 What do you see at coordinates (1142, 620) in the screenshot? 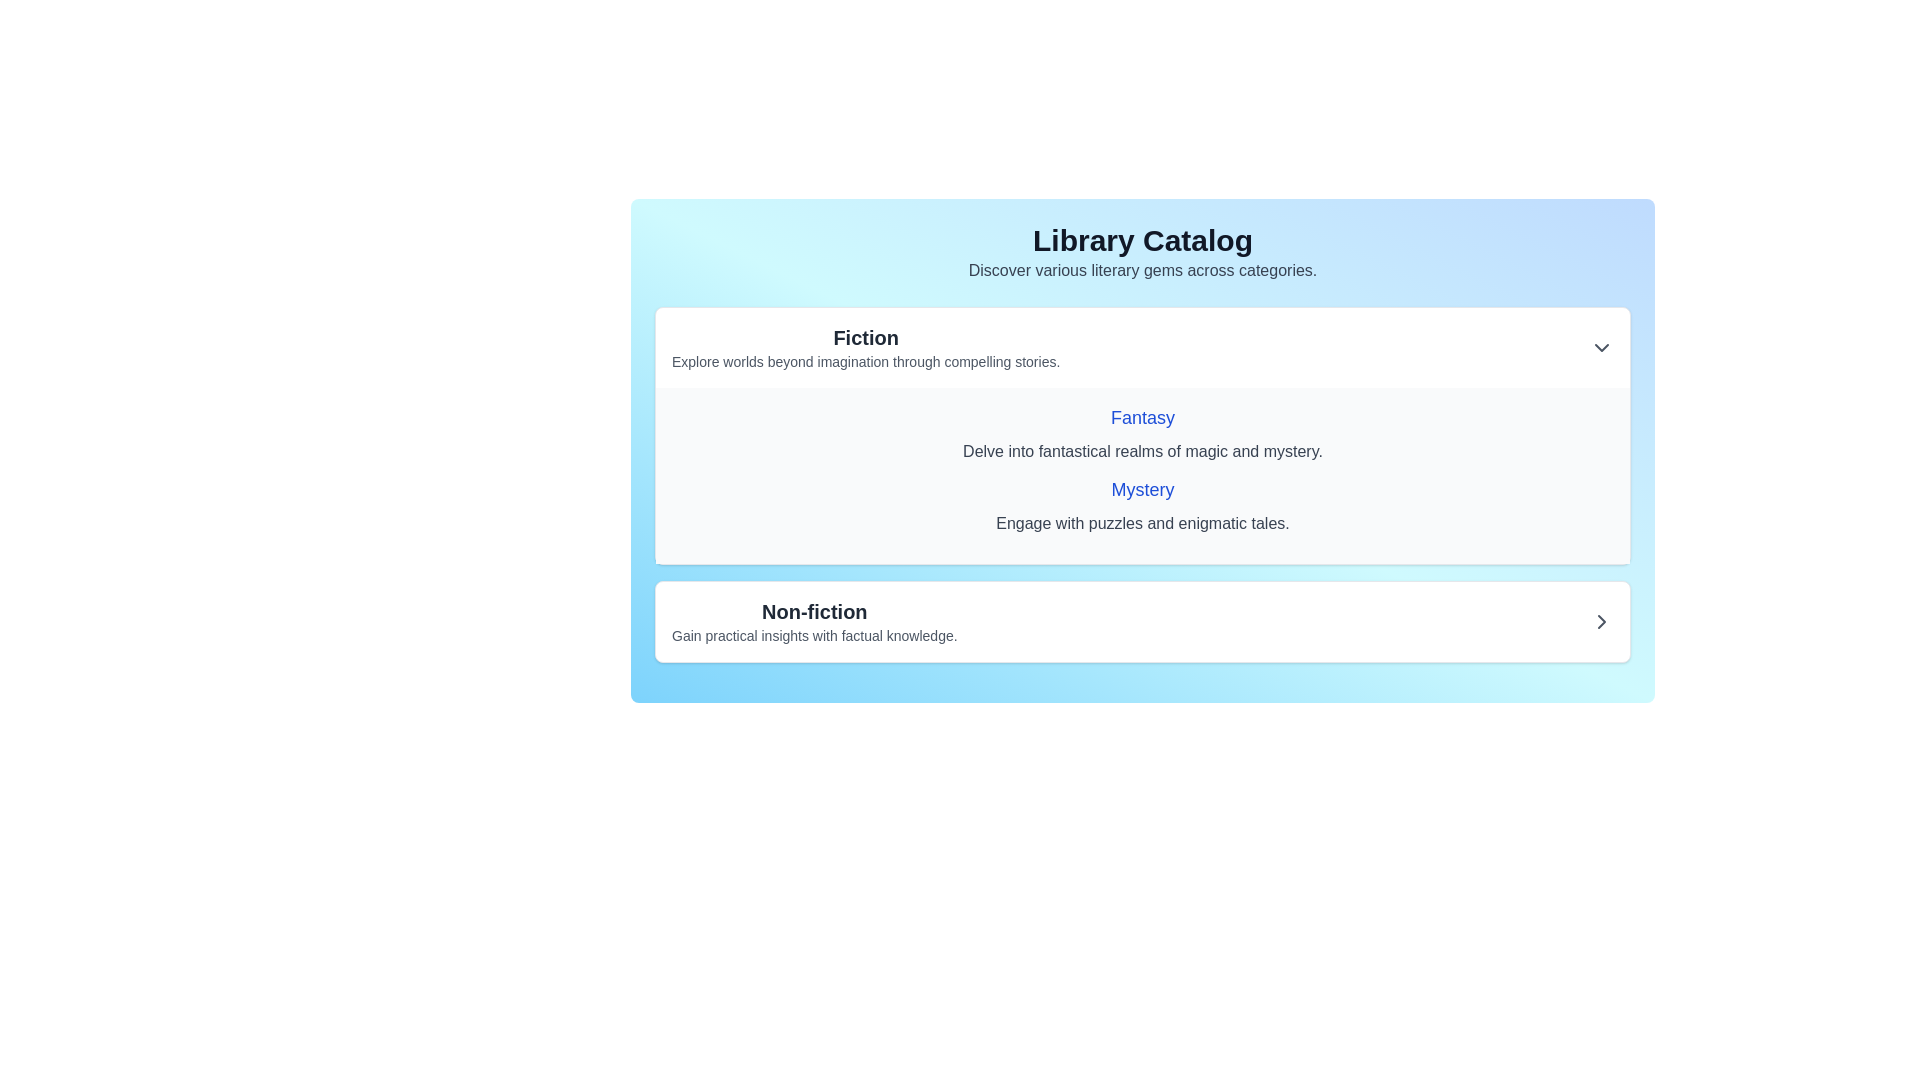
I see `the entry point for the 'Non-fiction' section of the library catalog` at bounding box center [1142, 620].